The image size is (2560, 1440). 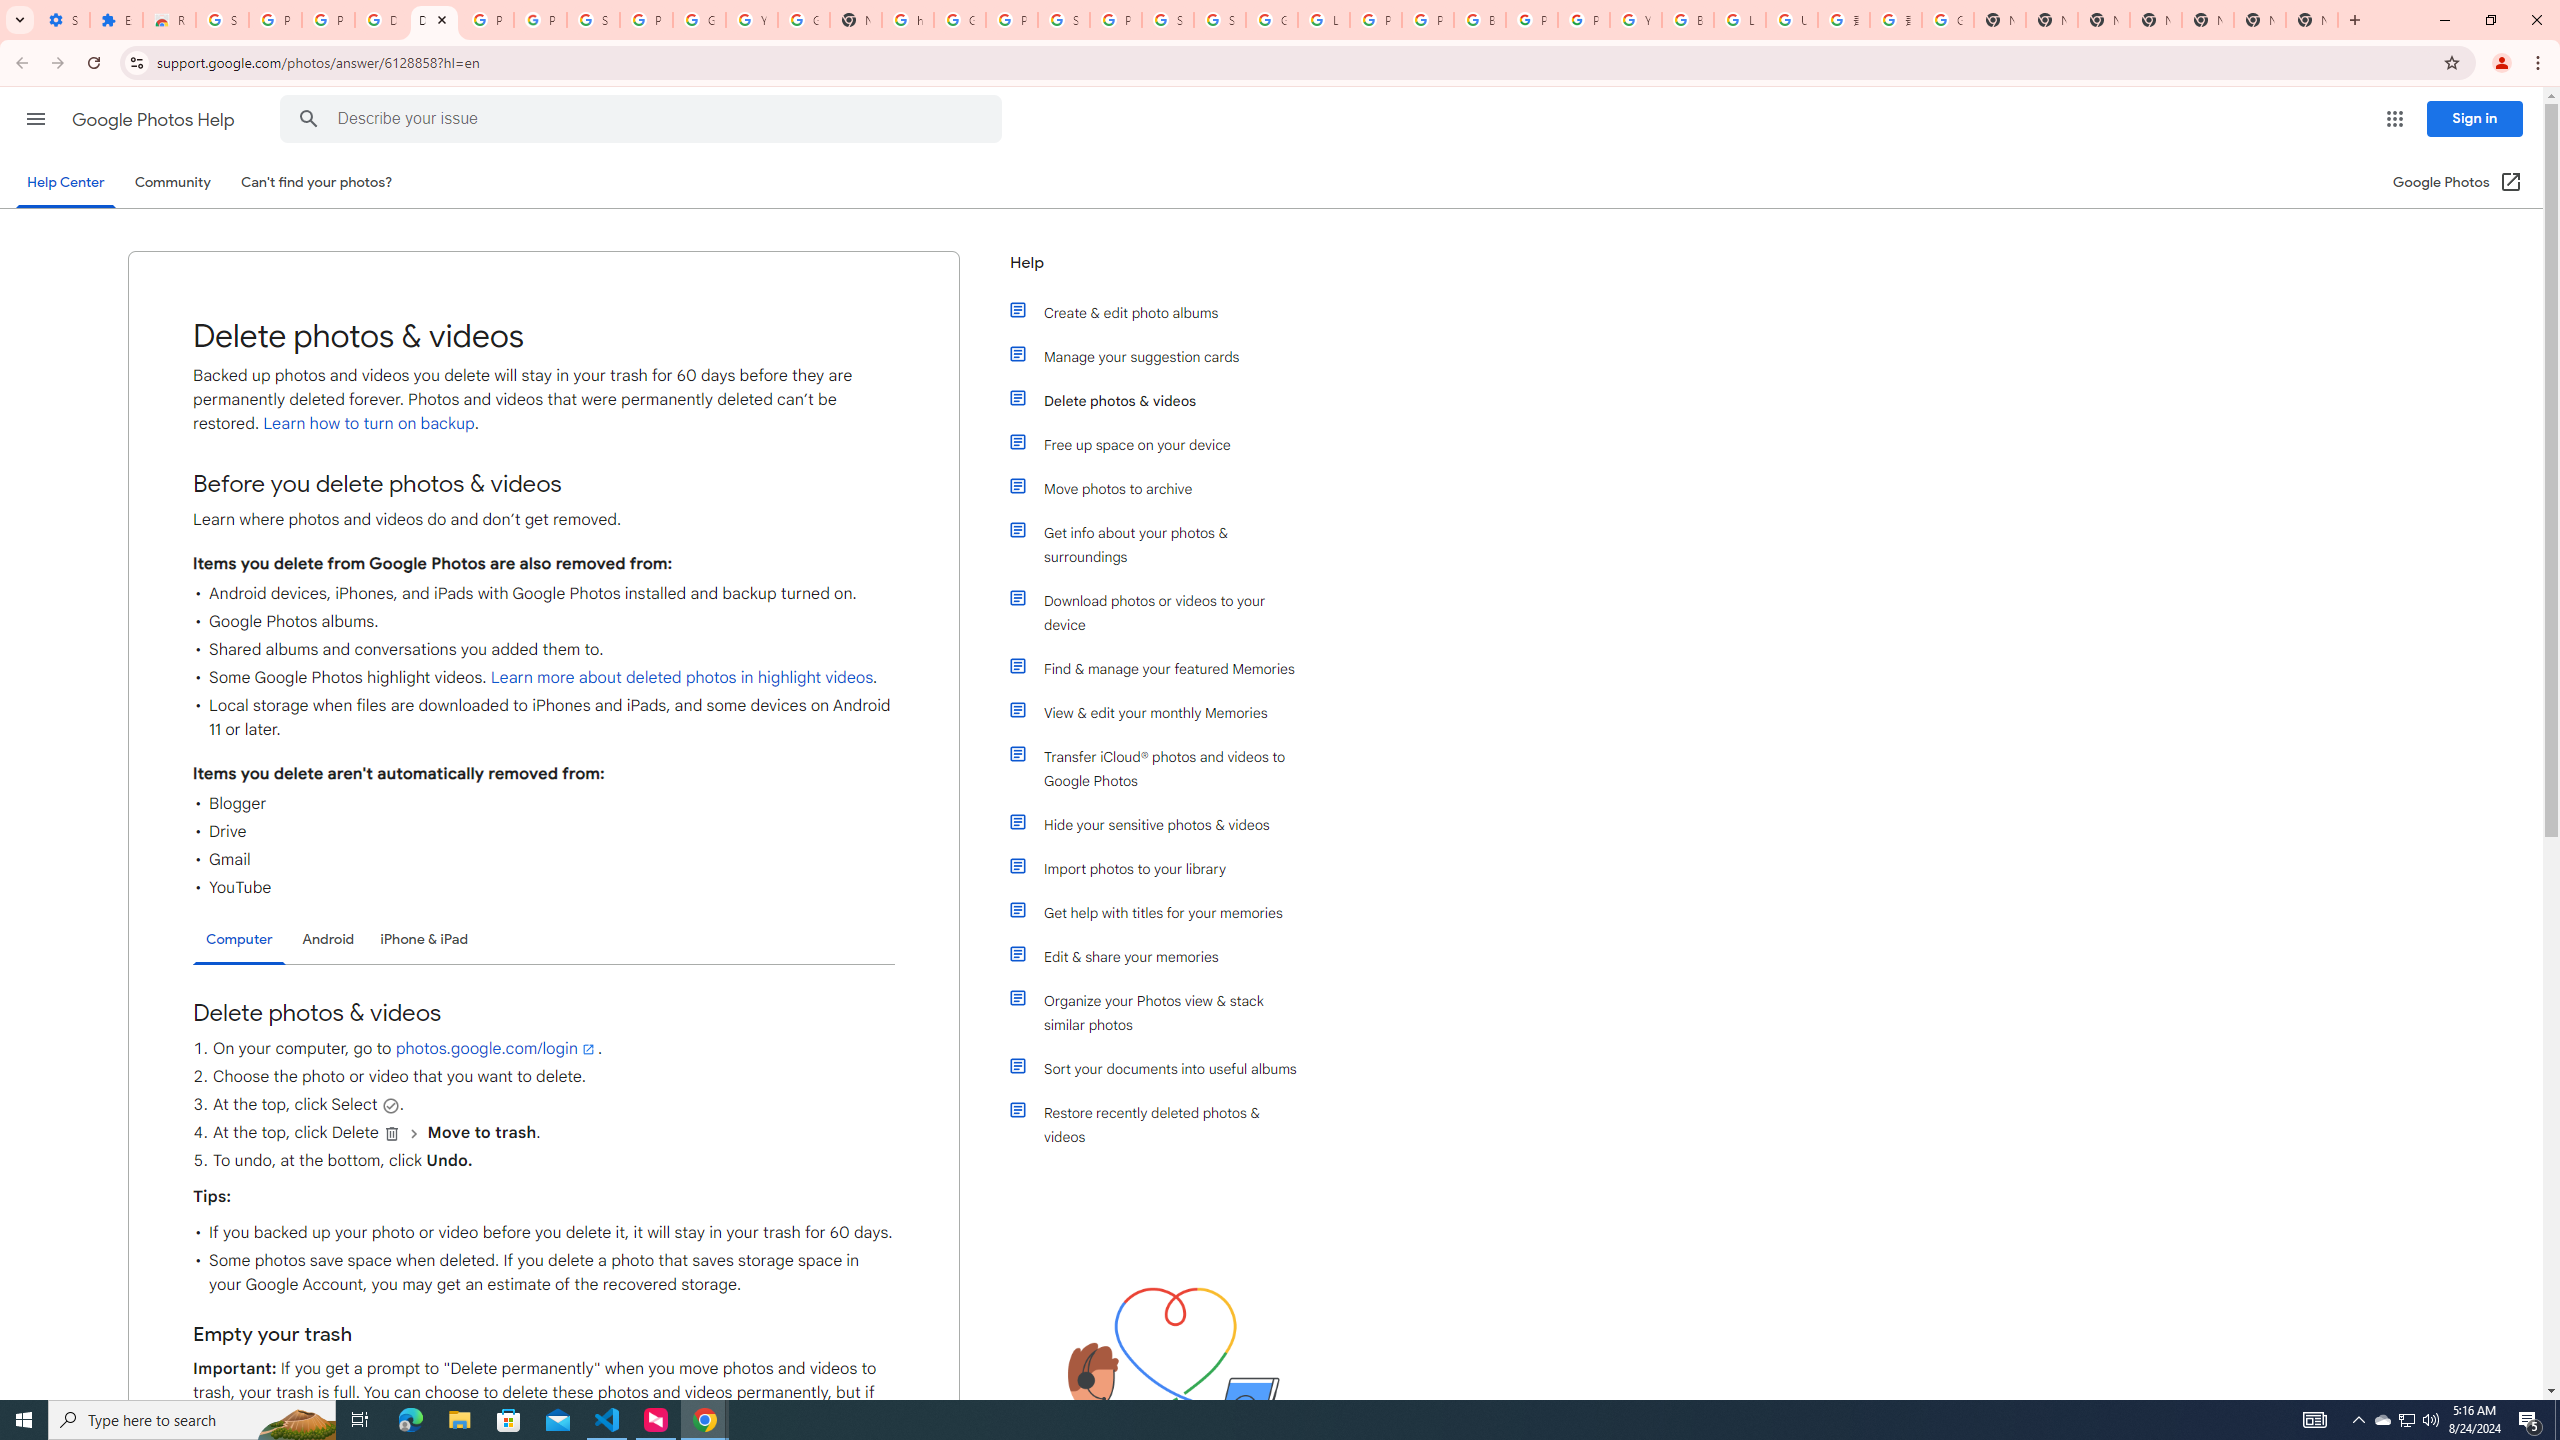 I want to click on 'Sign in - Google Accounts', so click(x=1167, y=19).